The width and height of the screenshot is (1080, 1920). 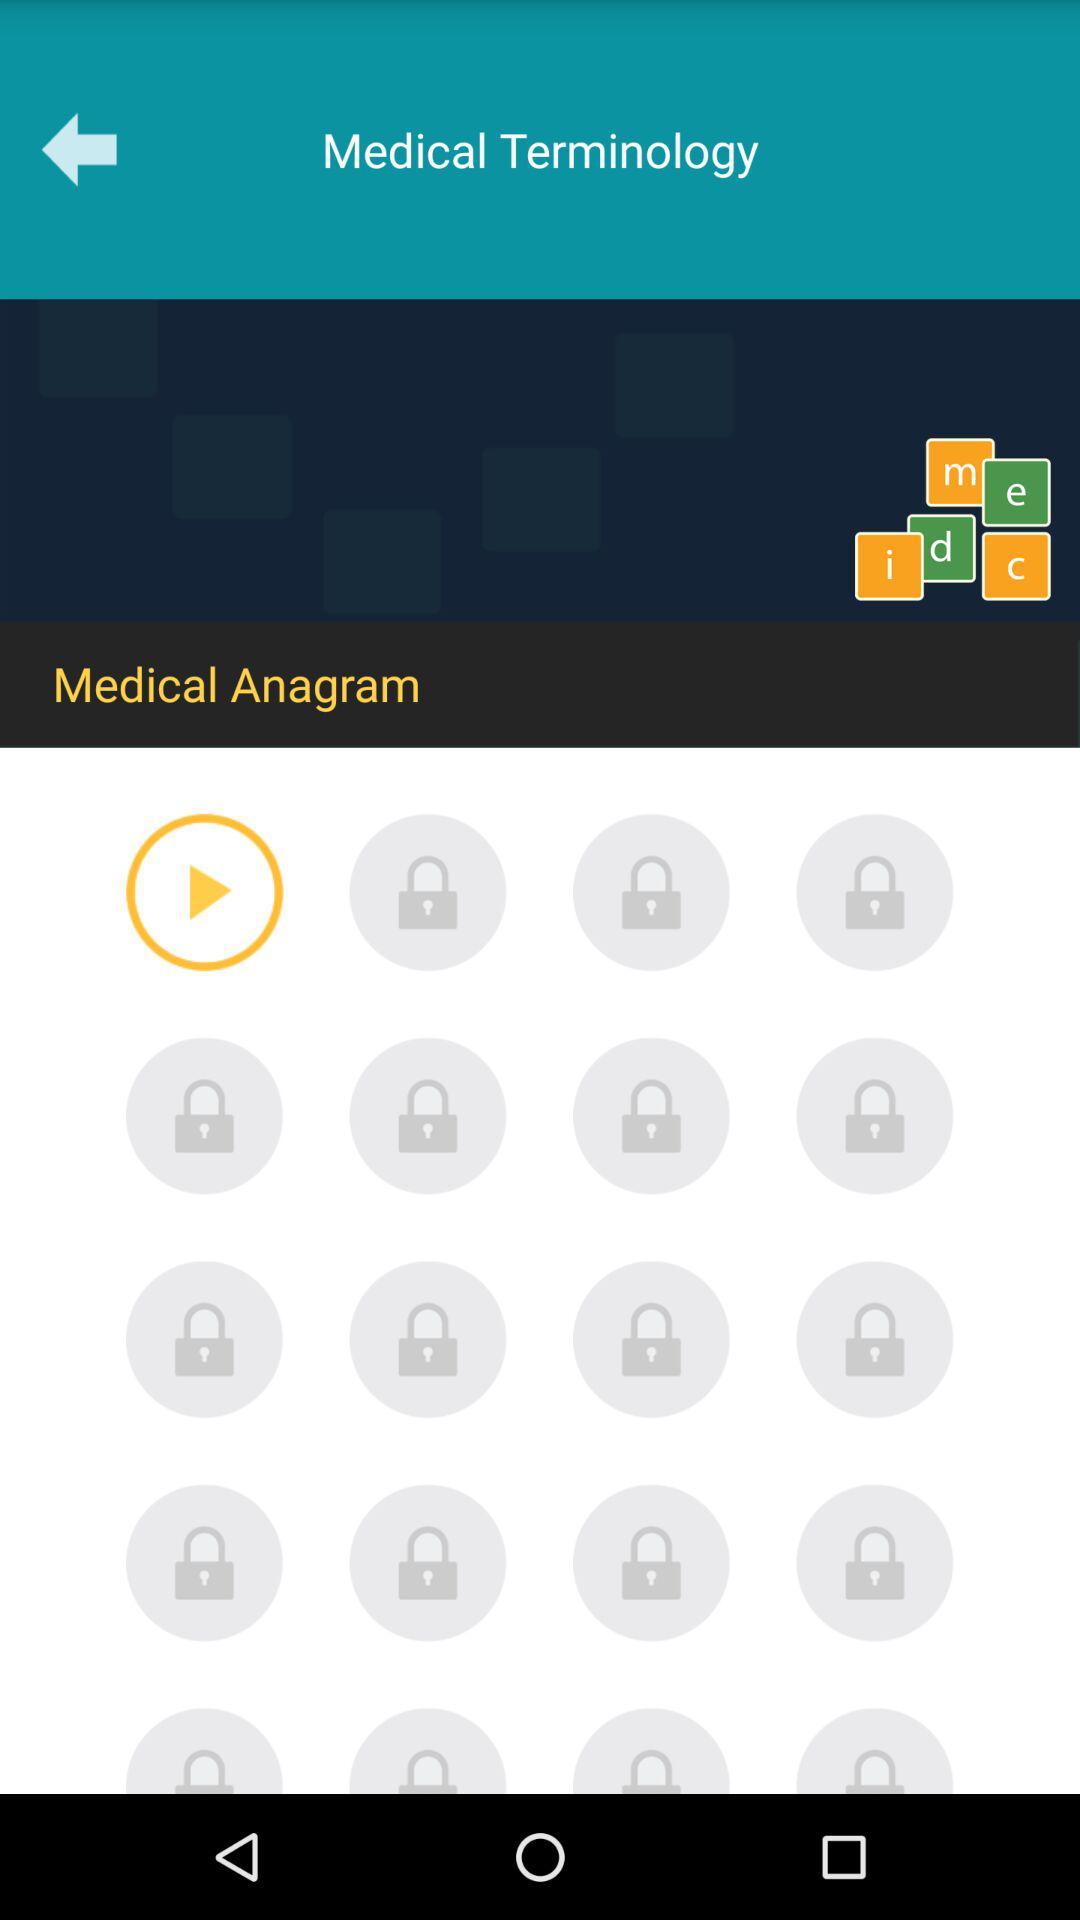 I want to click on the lock icon, so click(x=204, y=1432).